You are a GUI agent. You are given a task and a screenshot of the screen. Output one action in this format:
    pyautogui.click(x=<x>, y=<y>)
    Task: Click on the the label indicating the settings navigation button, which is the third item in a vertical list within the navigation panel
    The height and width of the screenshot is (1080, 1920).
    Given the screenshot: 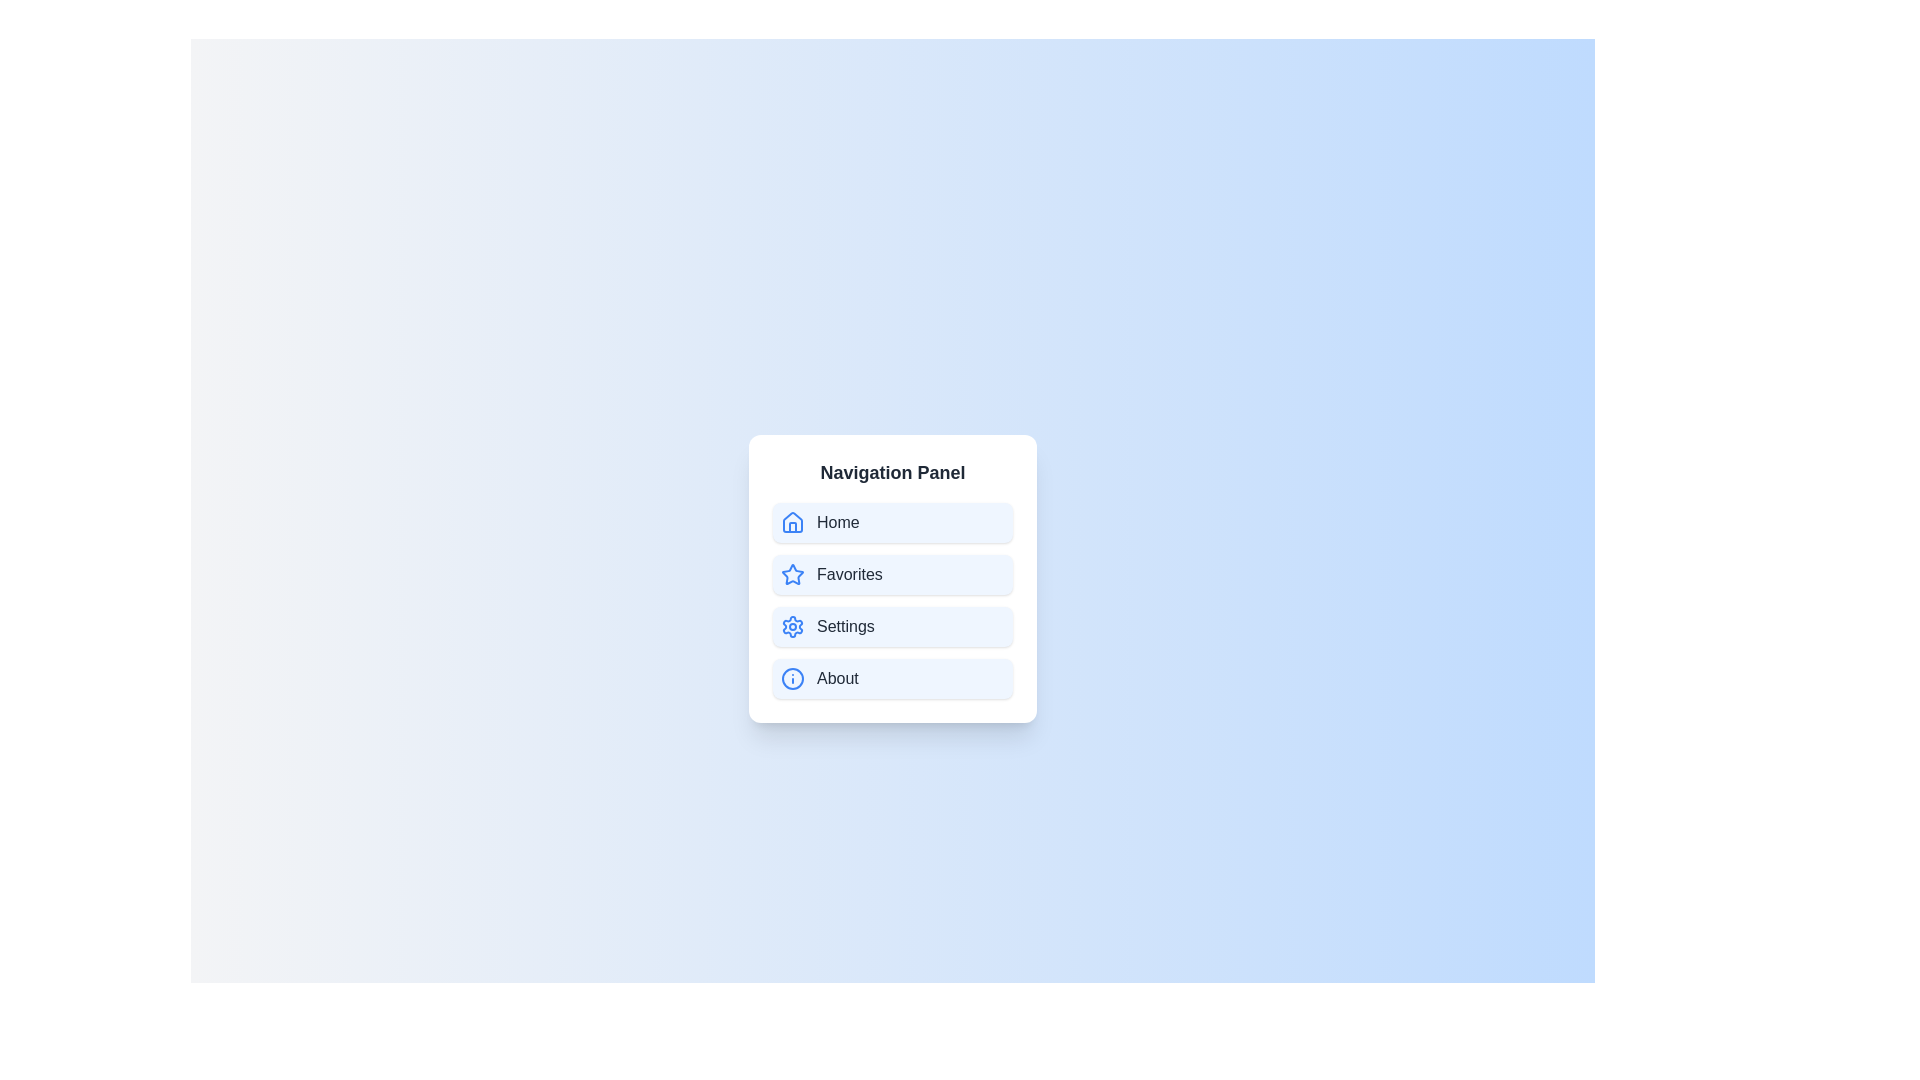 What is the action you would take?
    pyautogui.click(x=845, y=626)
    